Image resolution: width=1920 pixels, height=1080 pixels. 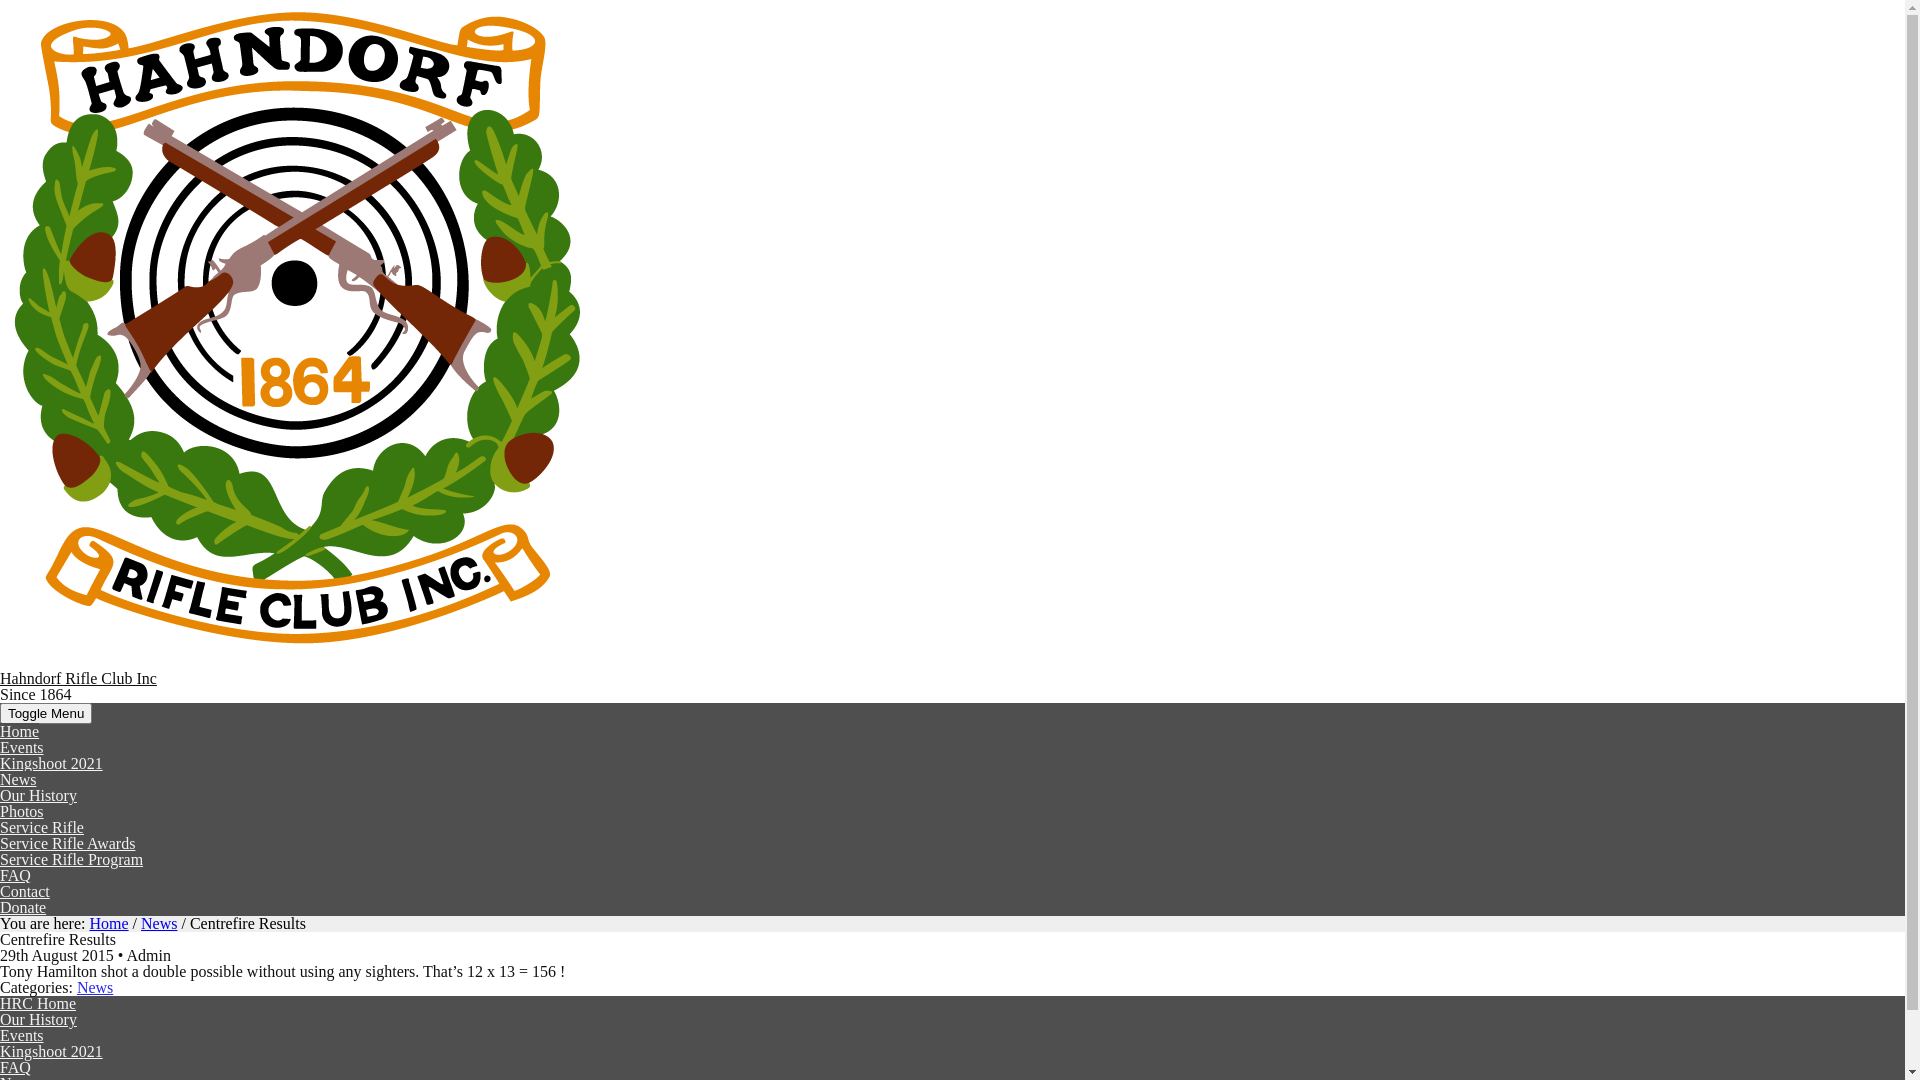 I want to click on 'Events', so click(x=0, y=1035).